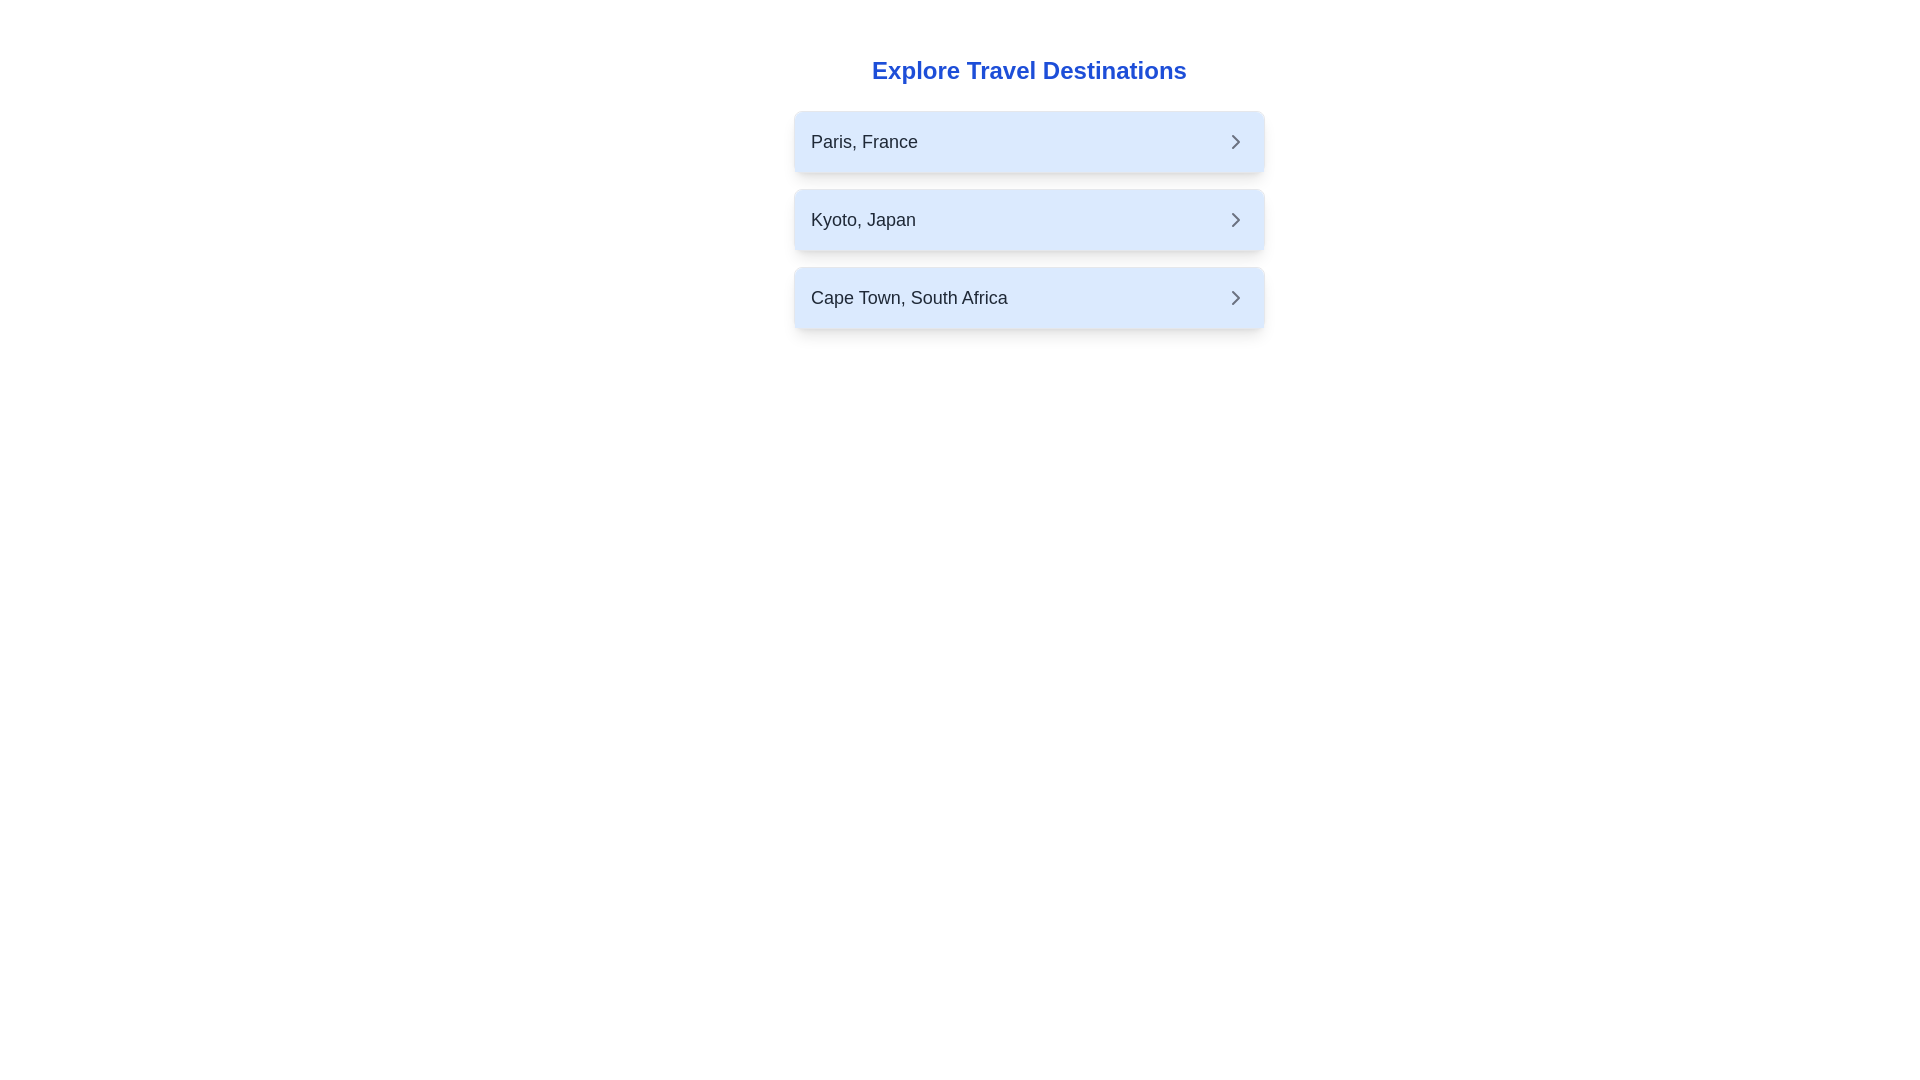 The height and width of the screenshot is (1080, 1920). I want to click on the button labeled 'Kyoto, Japan', so click(1029, 200).